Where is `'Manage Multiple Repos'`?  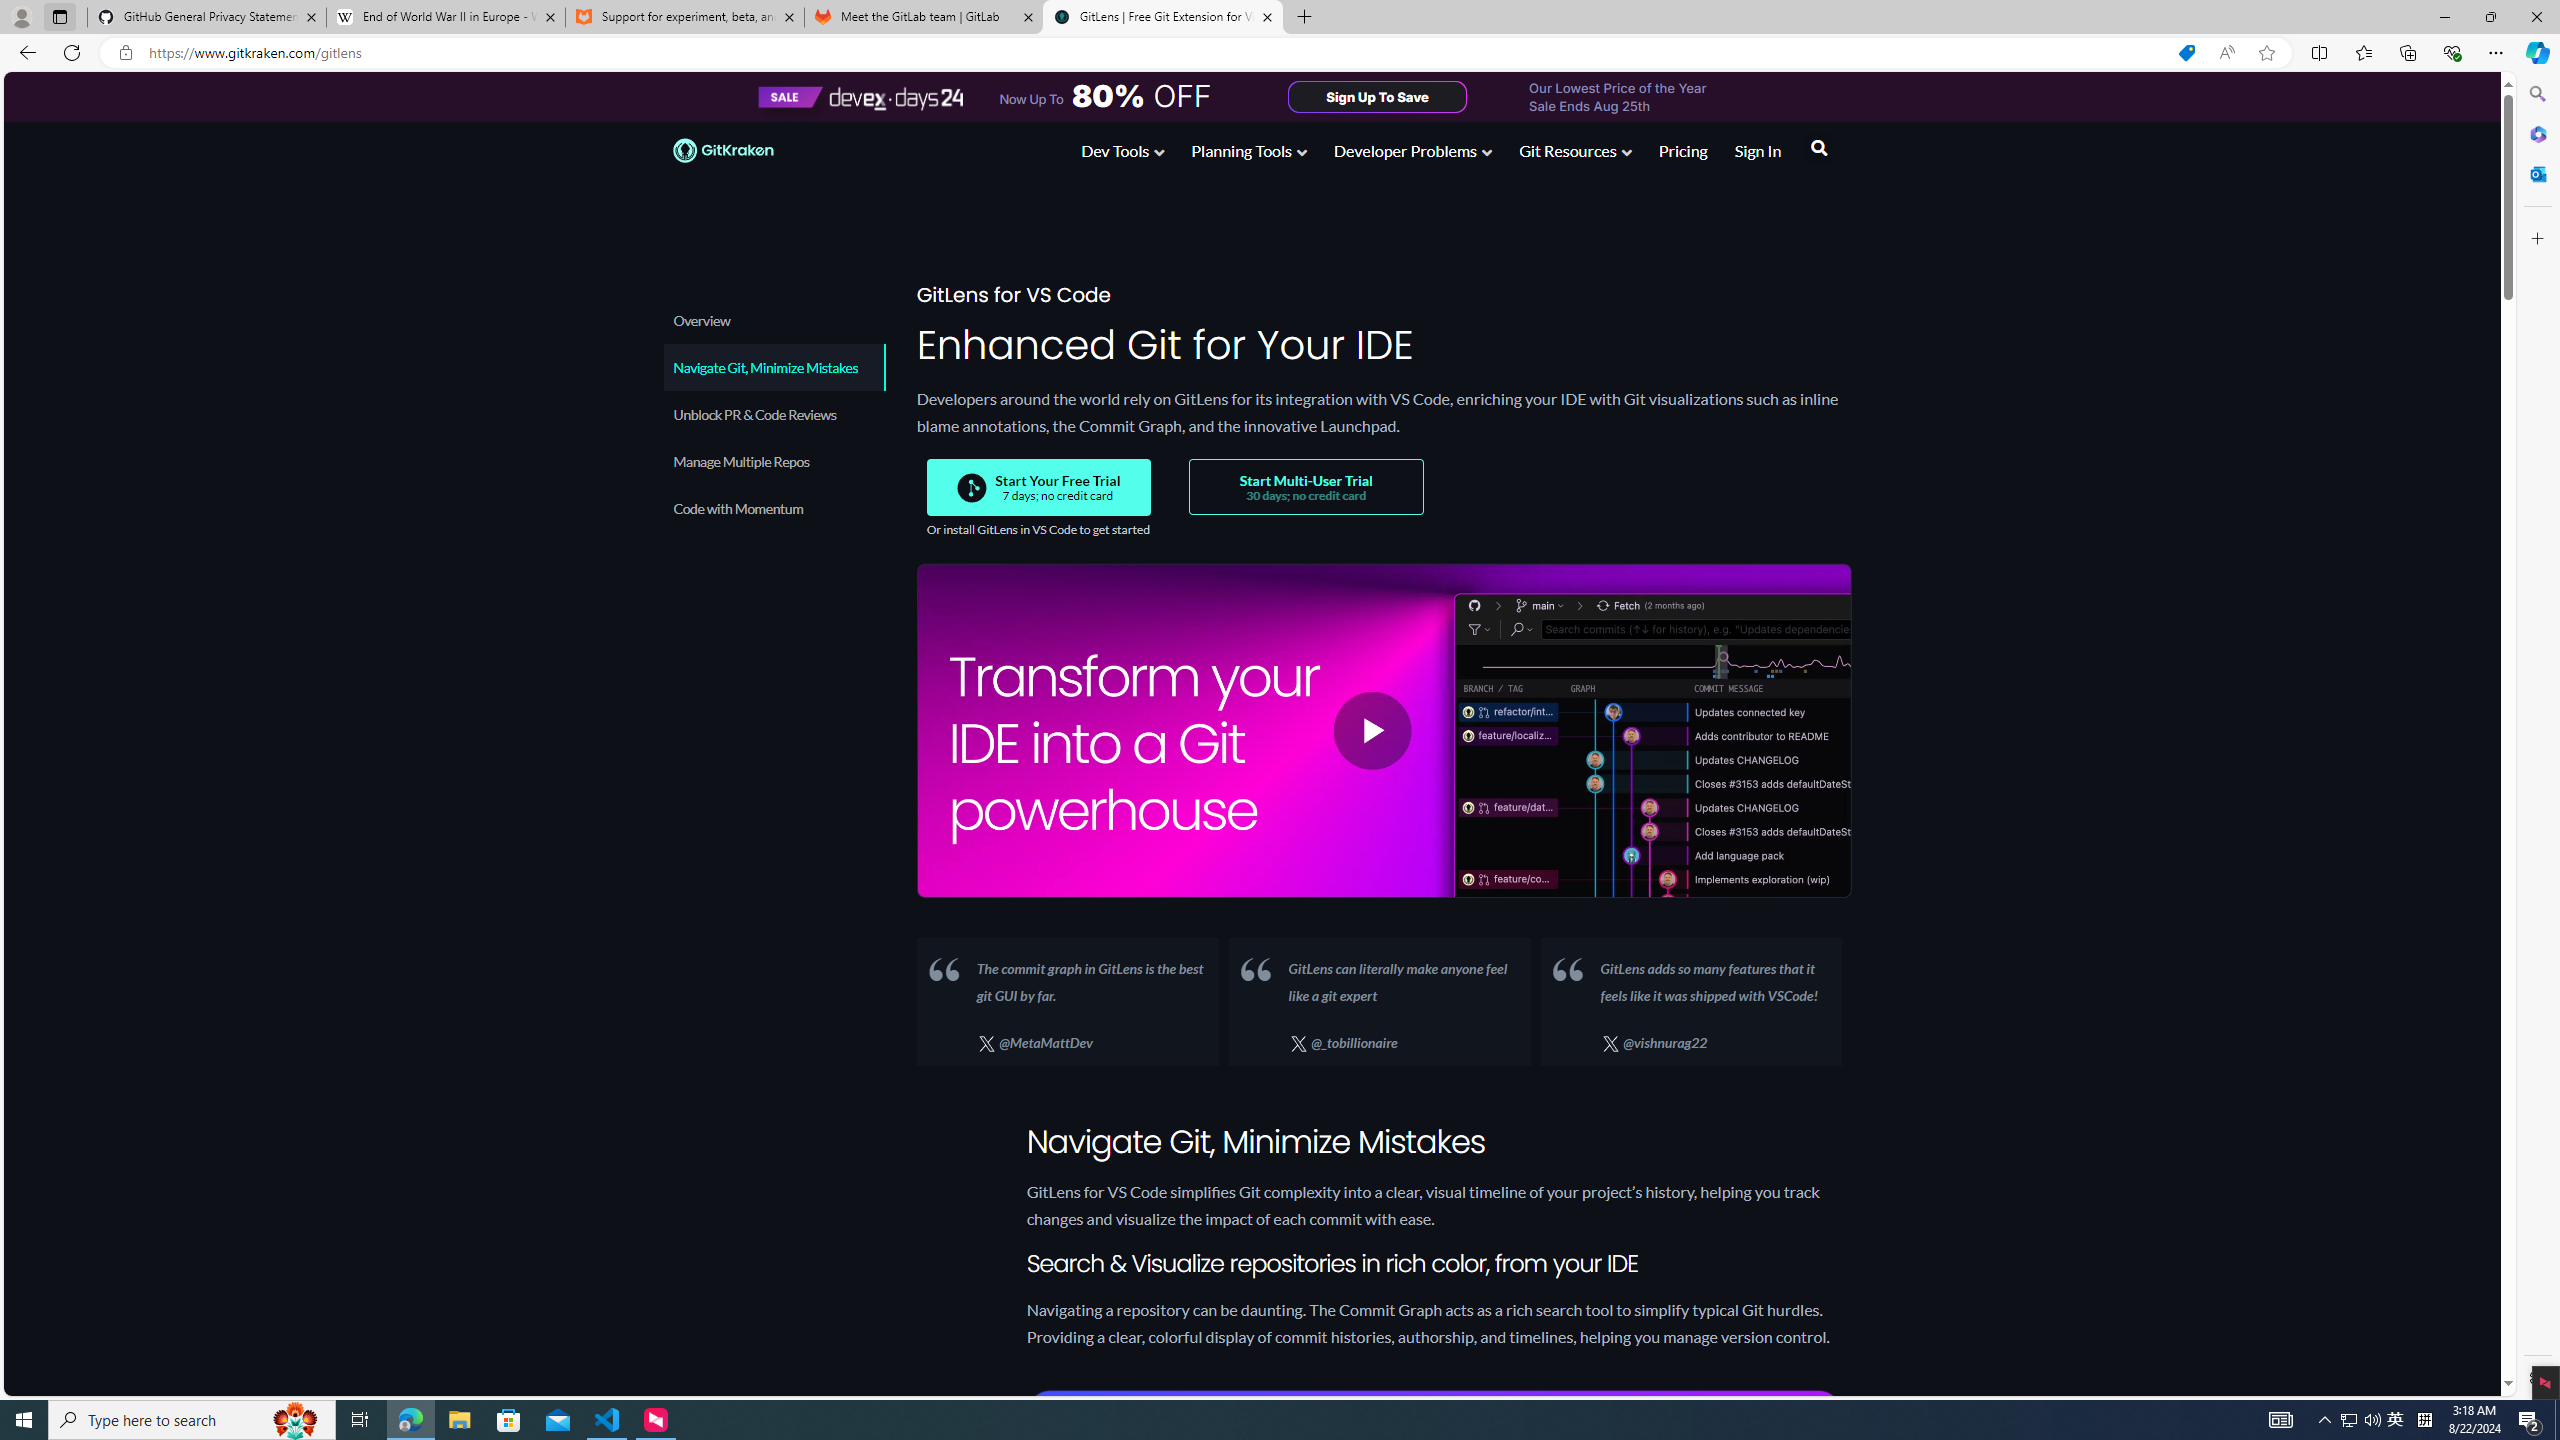
'Manage Multiple Repos' is located at coordinates (774, 460).